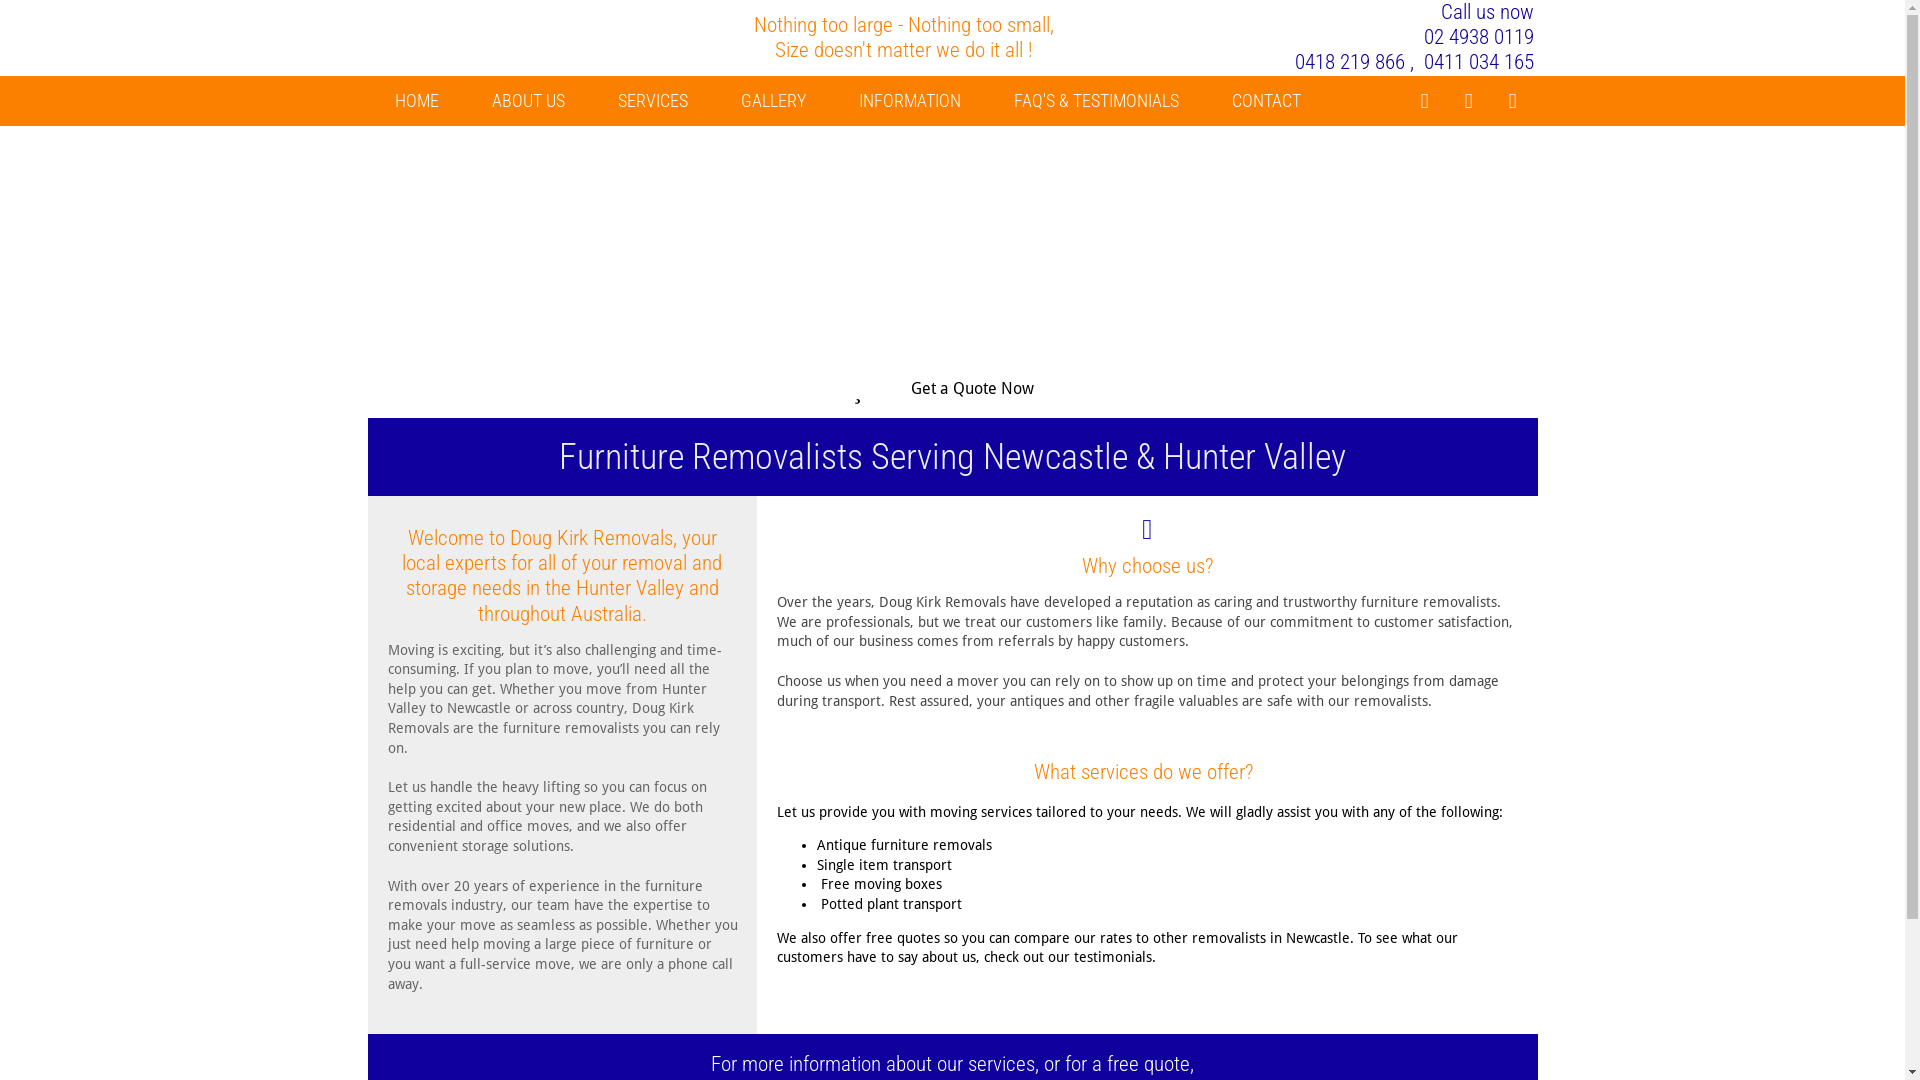  I want to click on 'SERVICES', so click(652, 100).